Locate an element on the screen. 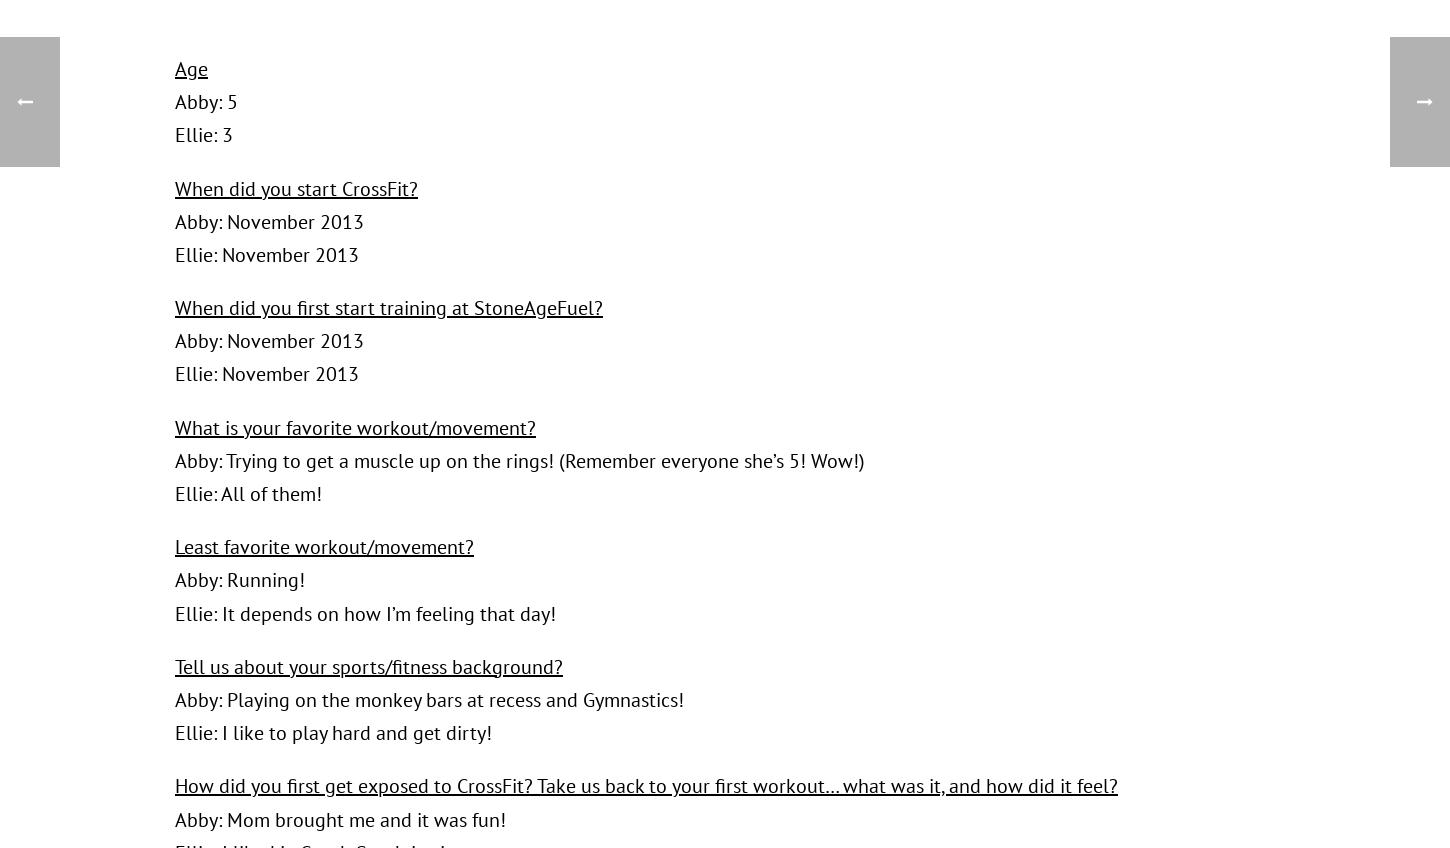 The height and width of the screenshot is (848, 1450). 'When did you first start training at StoneAgeFuel?' is located at coordinates (388, 307).